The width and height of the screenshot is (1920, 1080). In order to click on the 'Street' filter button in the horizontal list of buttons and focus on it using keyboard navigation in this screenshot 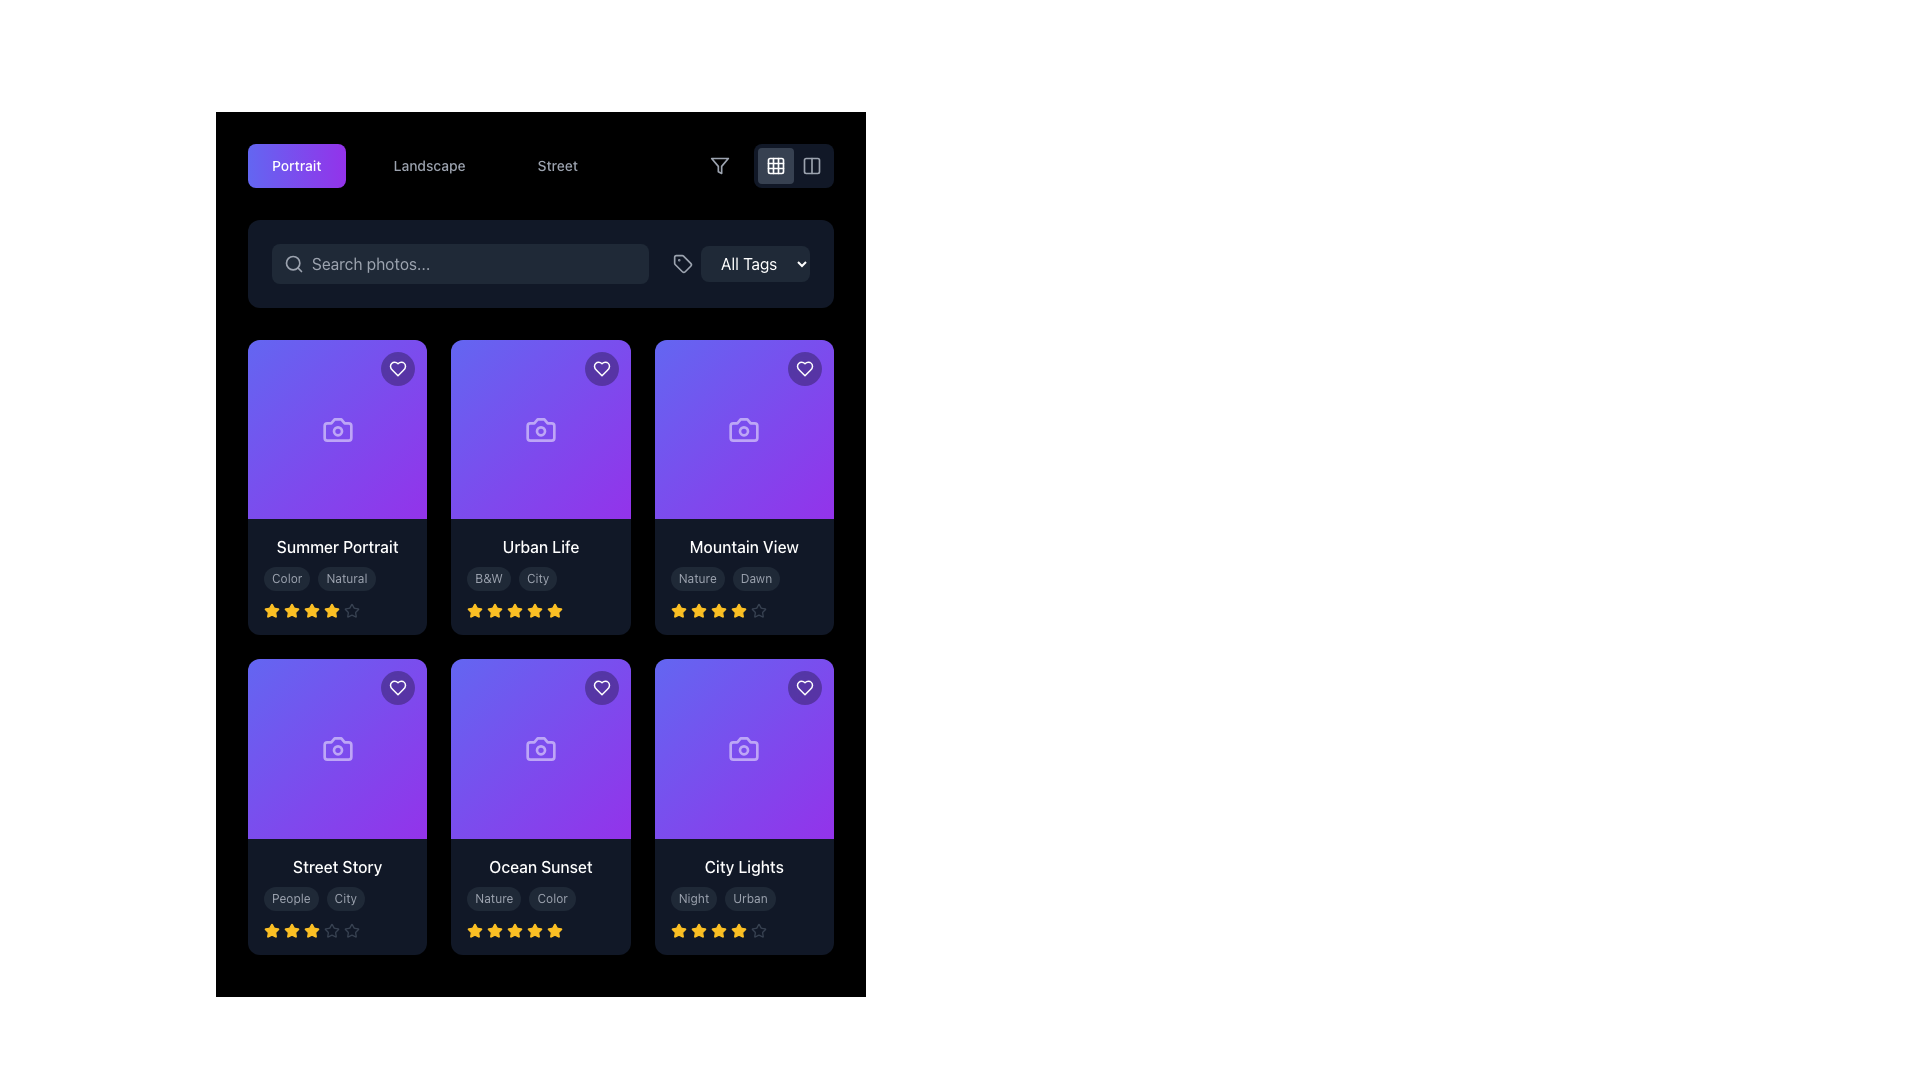, I will do `click(557, 164)`.